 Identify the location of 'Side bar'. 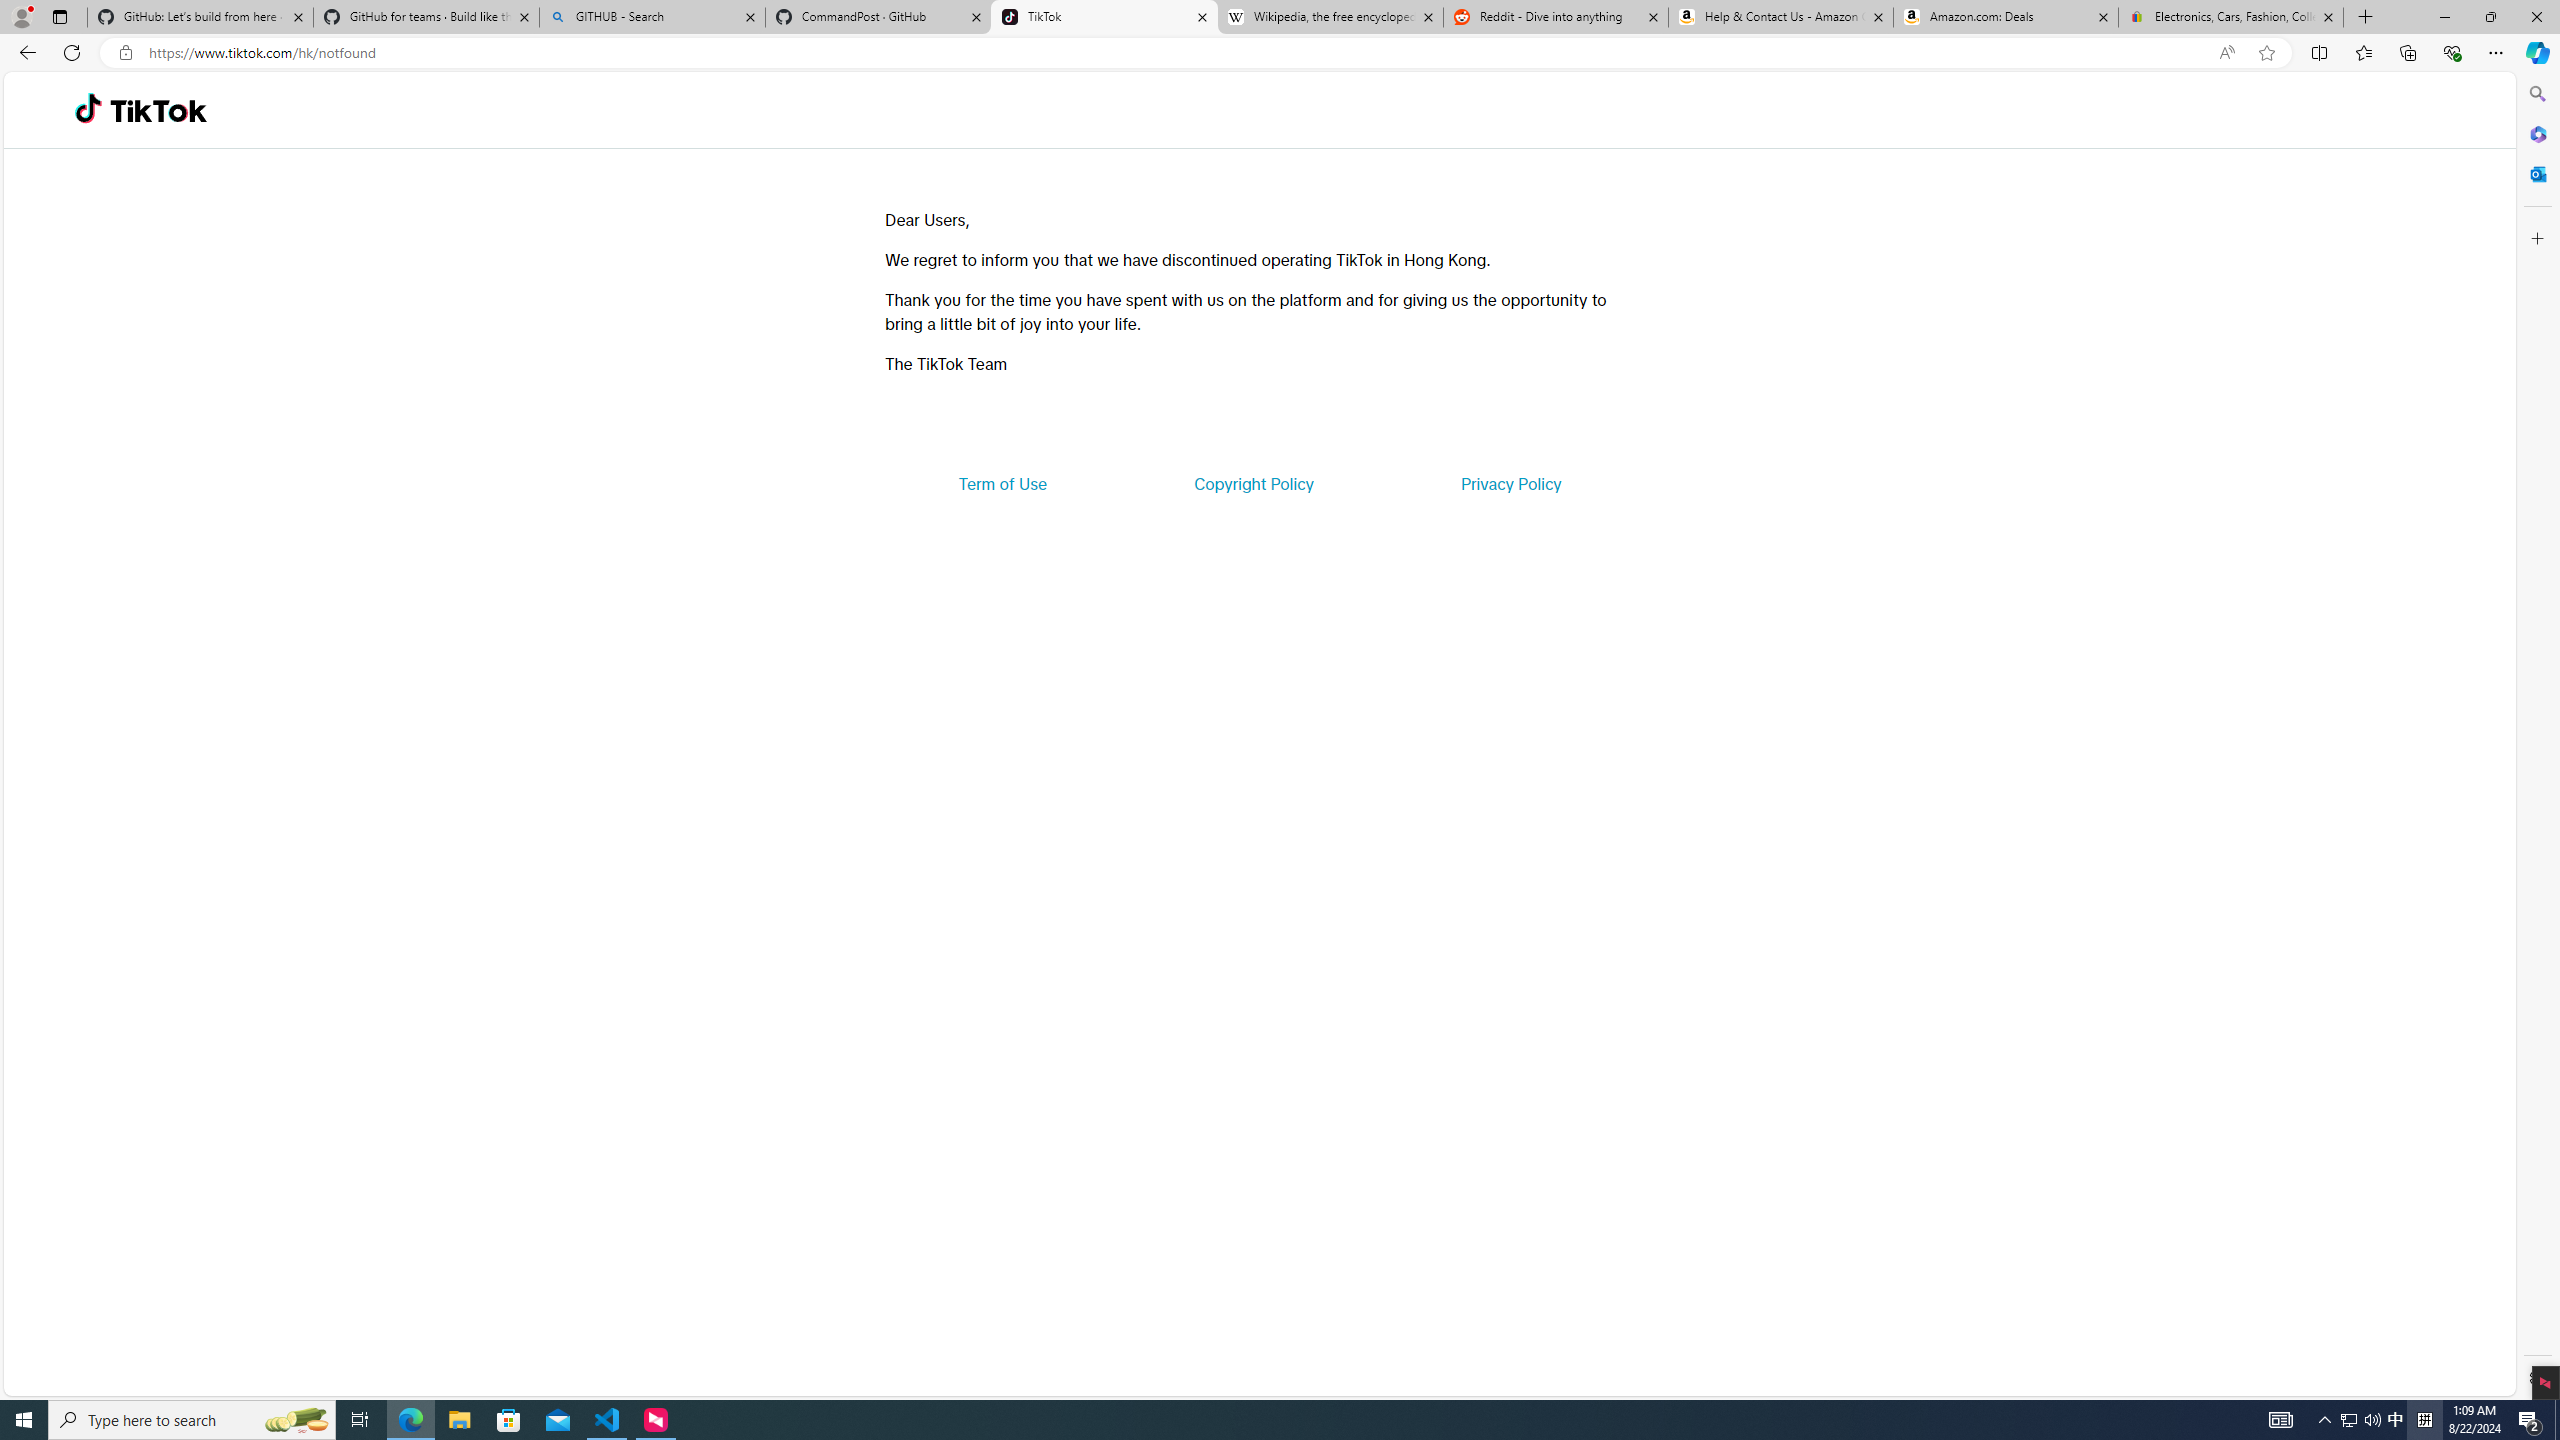
(2537, 735).